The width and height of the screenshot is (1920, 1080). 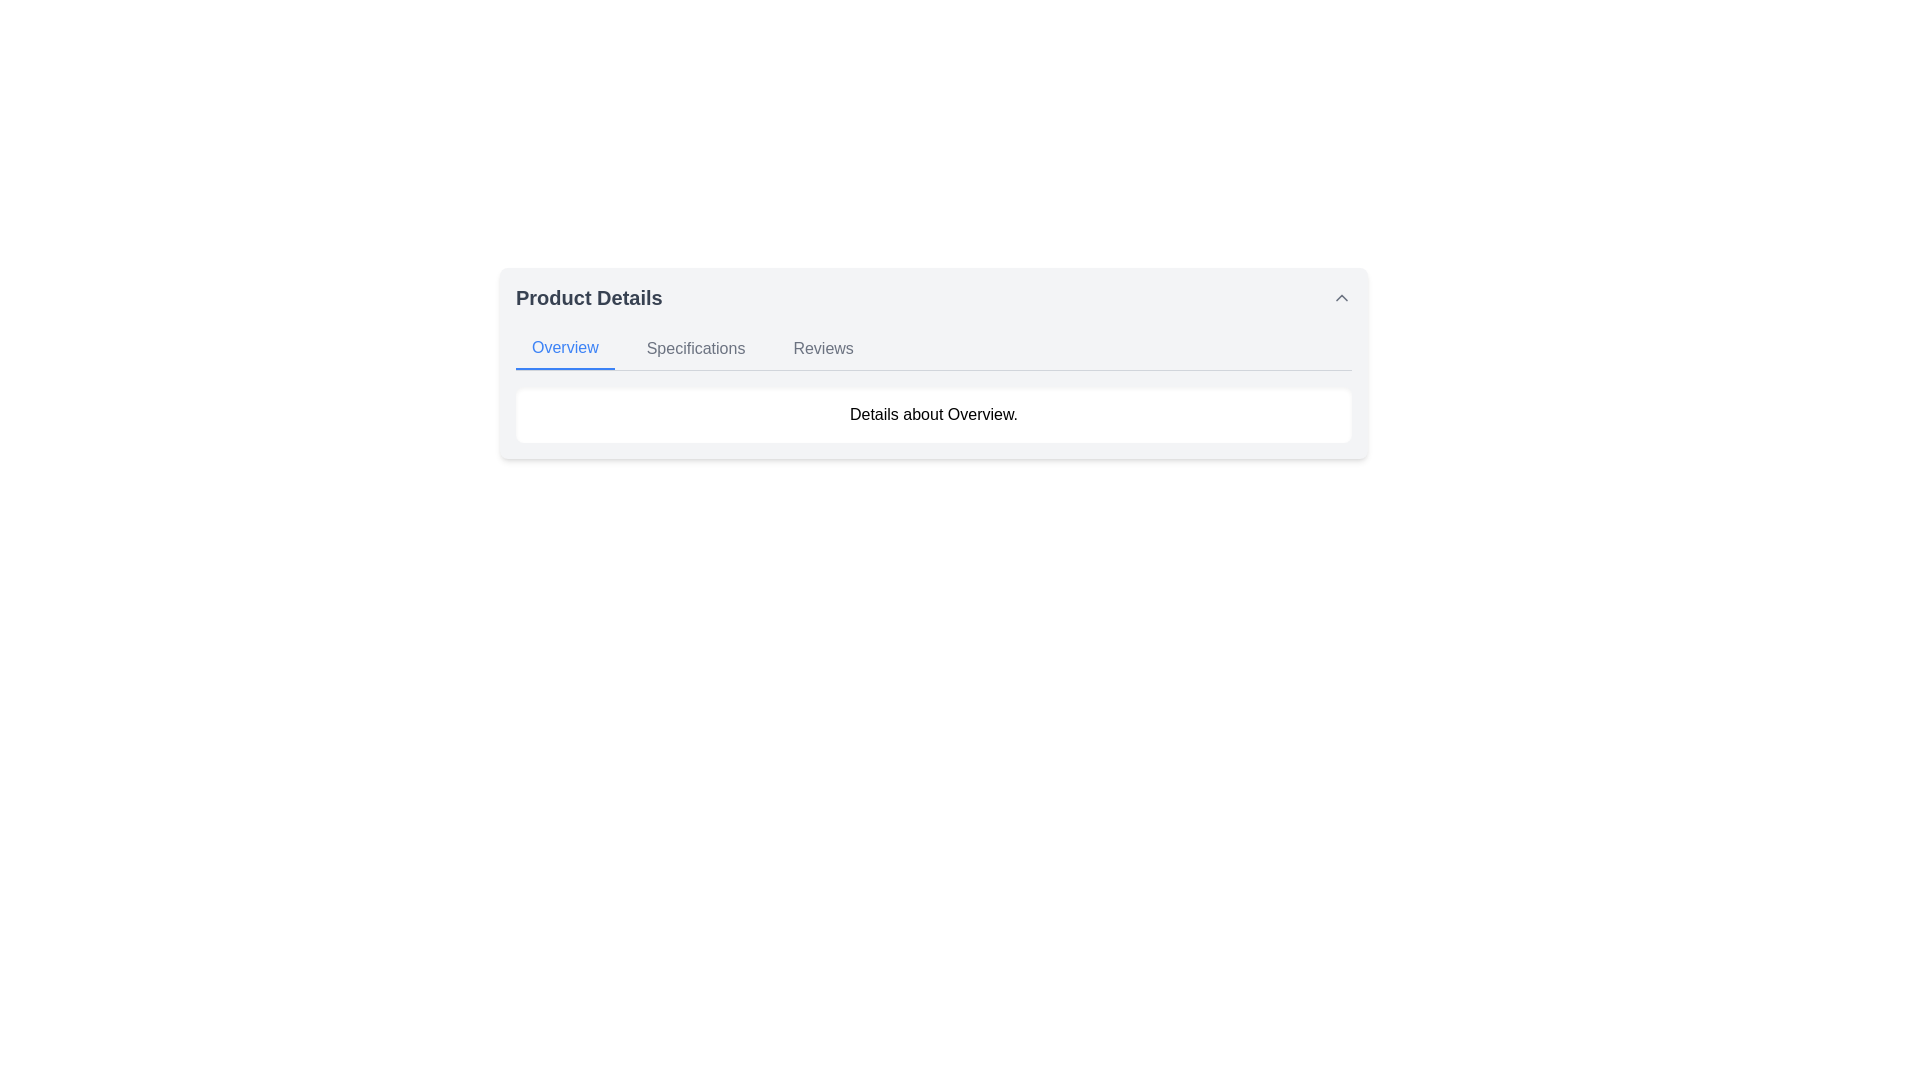 What do you see at coordinates (823, 347) in the screenshot?
I see `the 'Reviews' clickable navigation tab to change its color` at bounding box center [823, 347].